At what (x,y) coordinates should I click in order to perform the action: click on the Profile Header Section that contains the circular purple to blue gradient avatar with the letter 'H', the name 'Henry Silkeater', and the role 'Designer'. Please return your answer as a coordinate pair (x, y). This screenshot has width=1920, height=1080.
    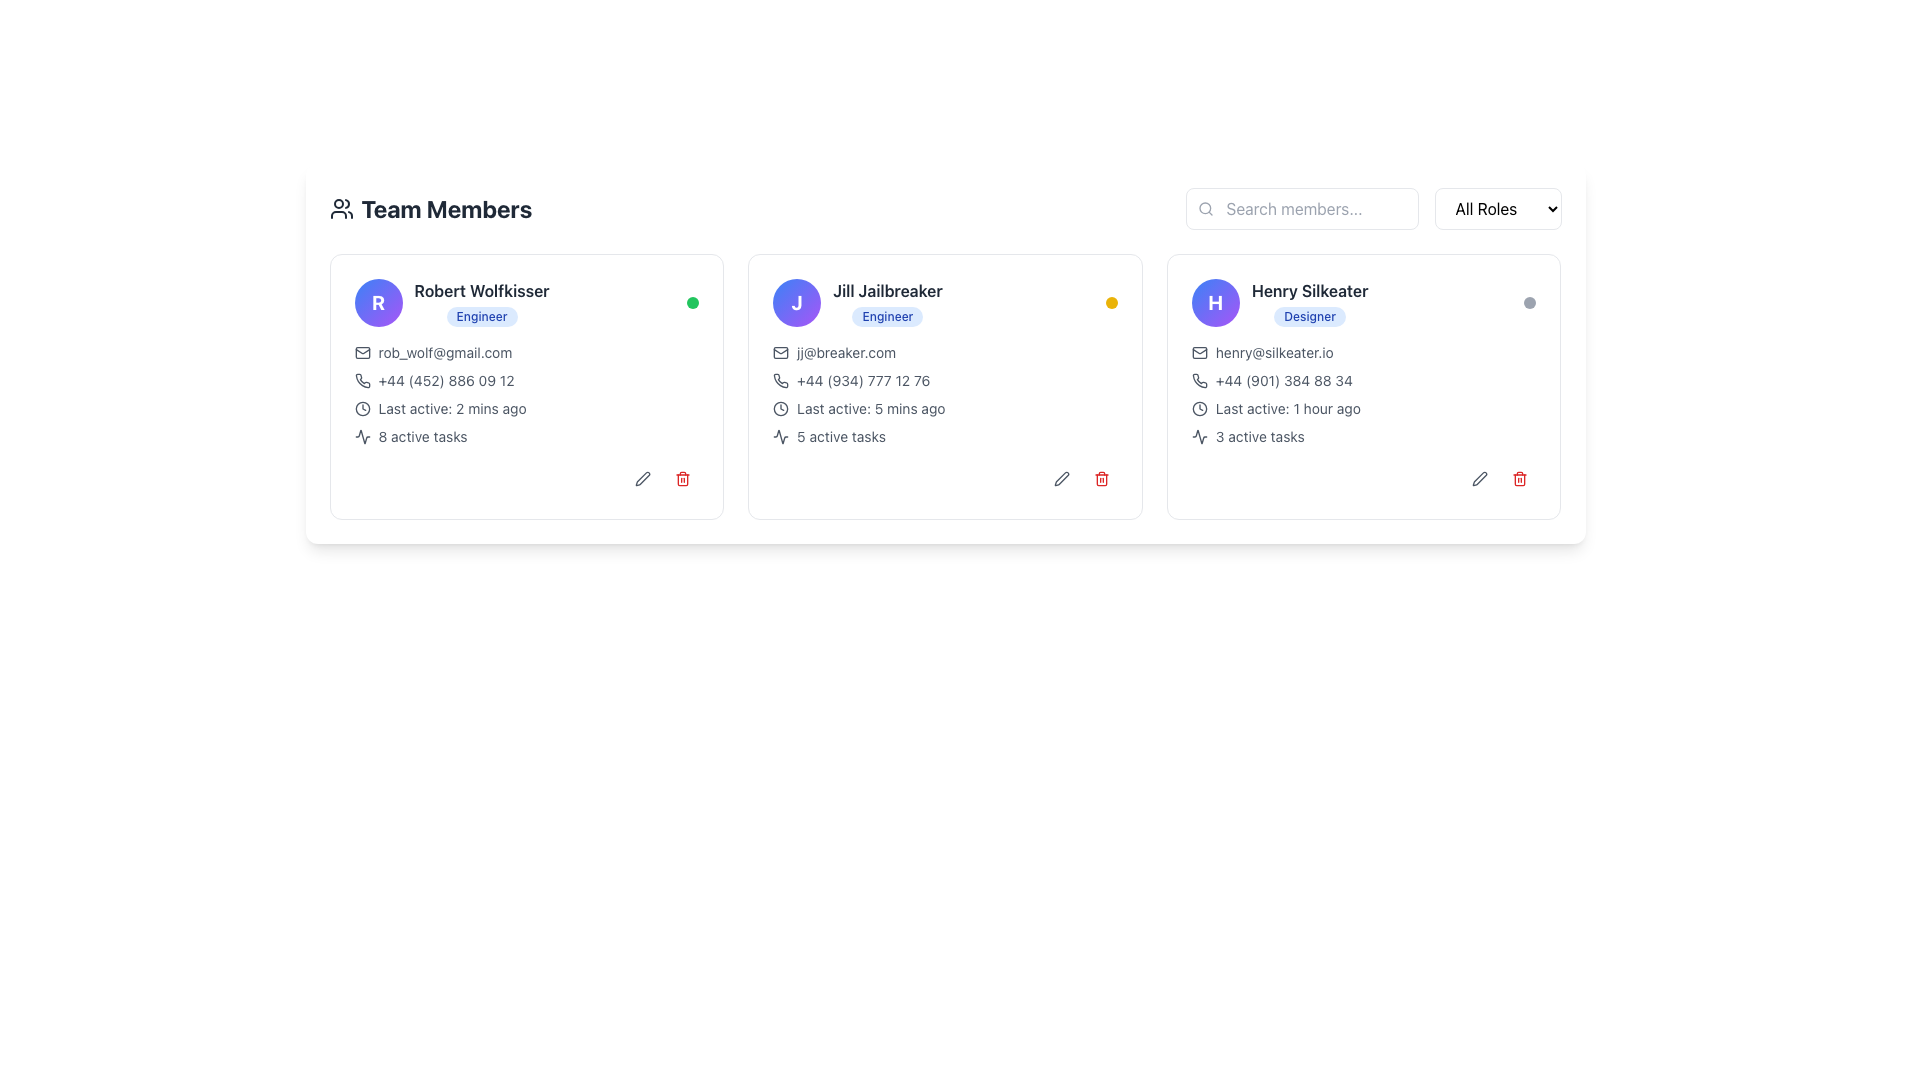
    Looking at the image, I should click on (1363, 303).